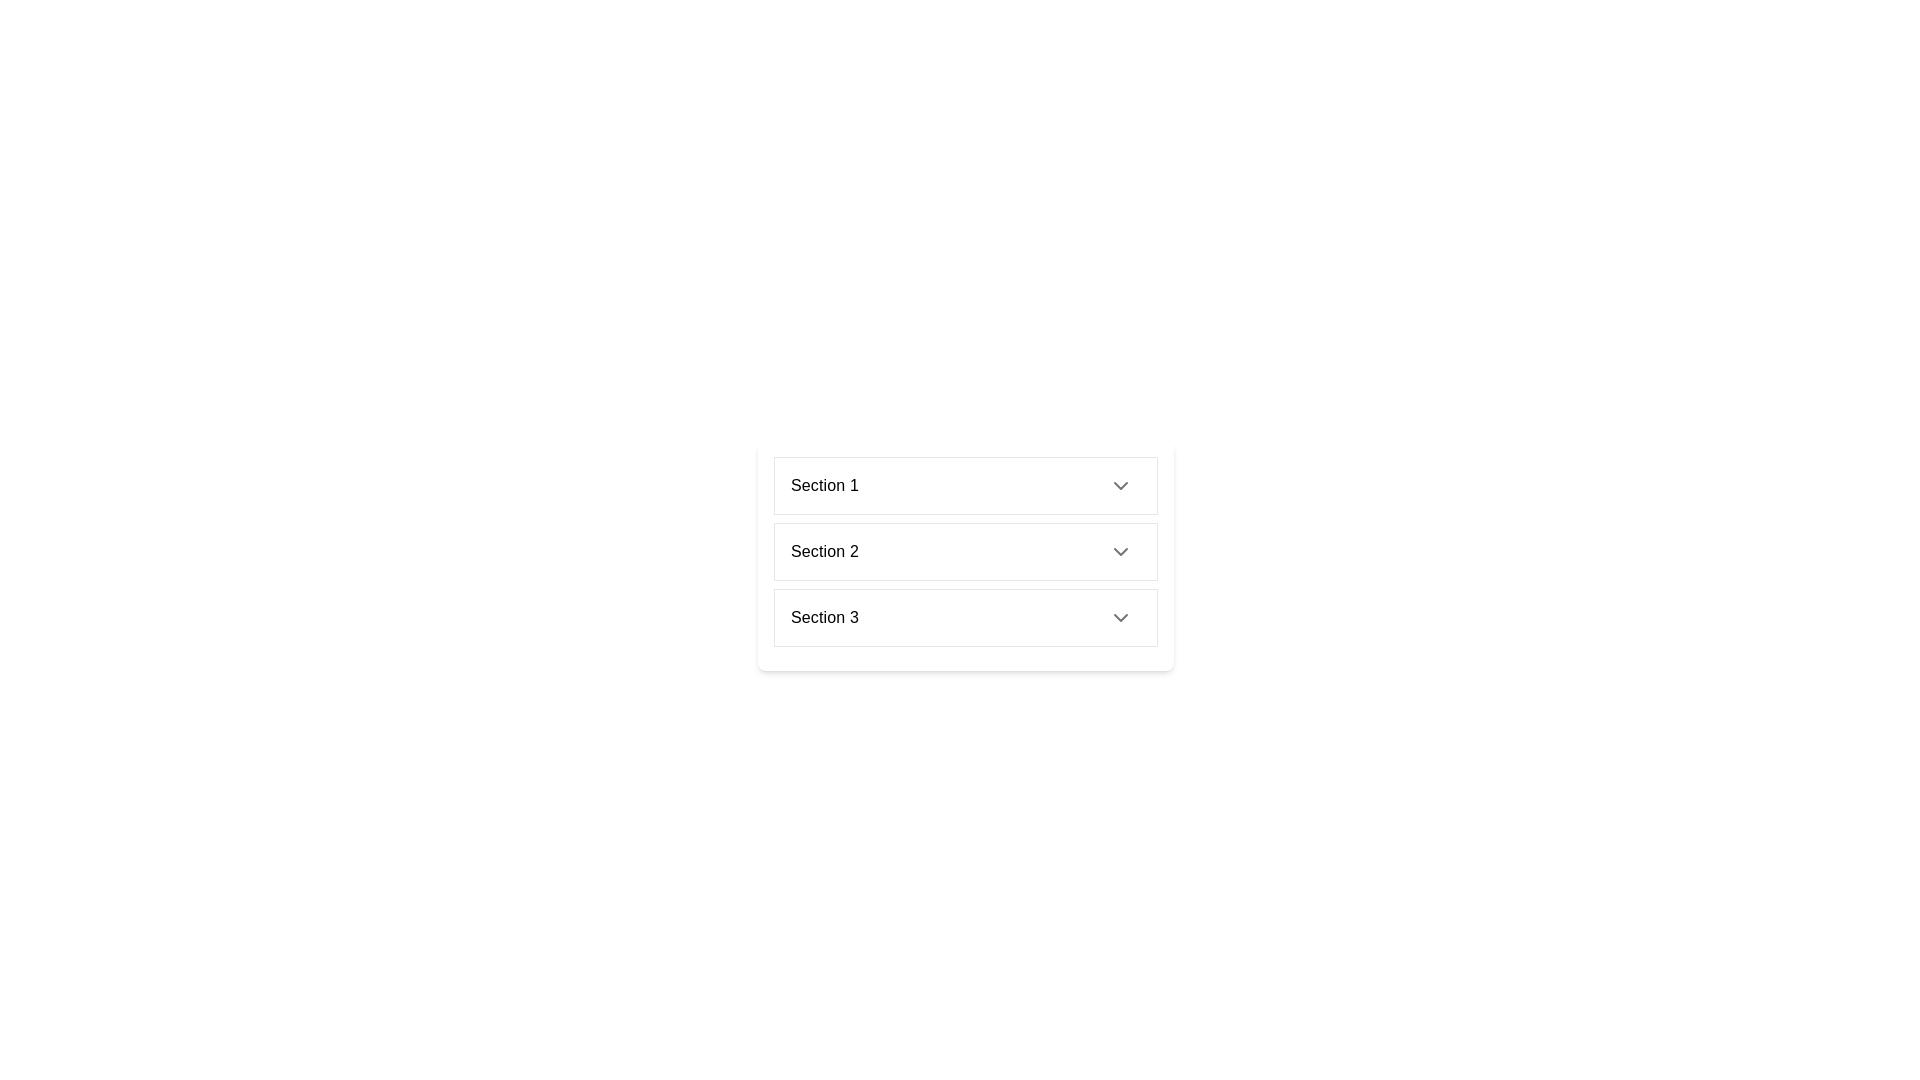 Image resolution: width=1920 pixels, height=1080 pixels. Describe the element at coordinates (965, 555) in the screenshot. I see `the second item in the vertical list labeled 'Section 2'` at that location.